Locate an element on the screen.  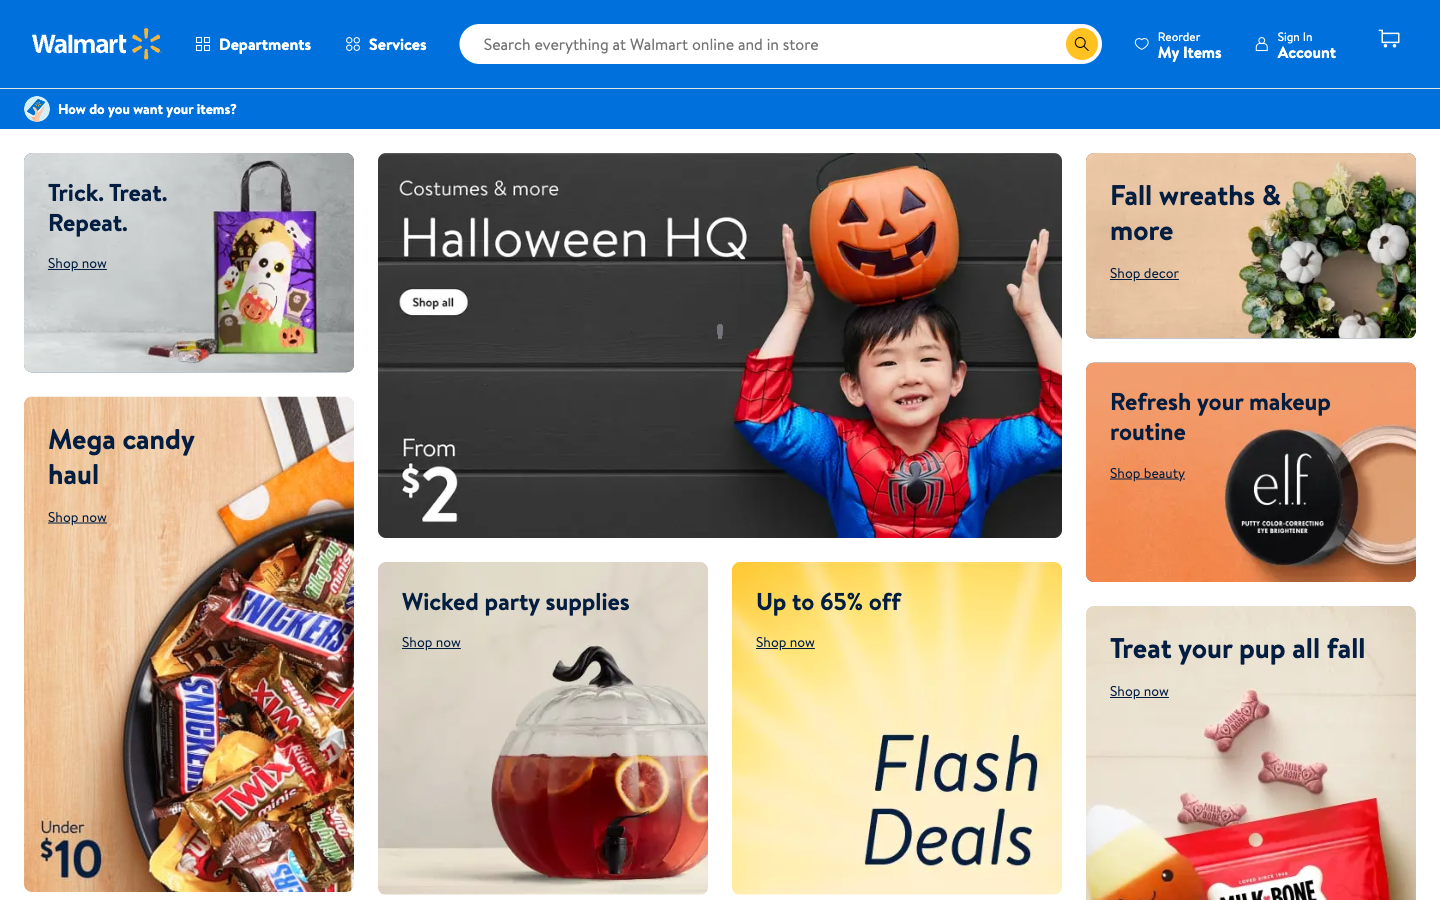
the account information screen is located at coordinates (1294, 43).